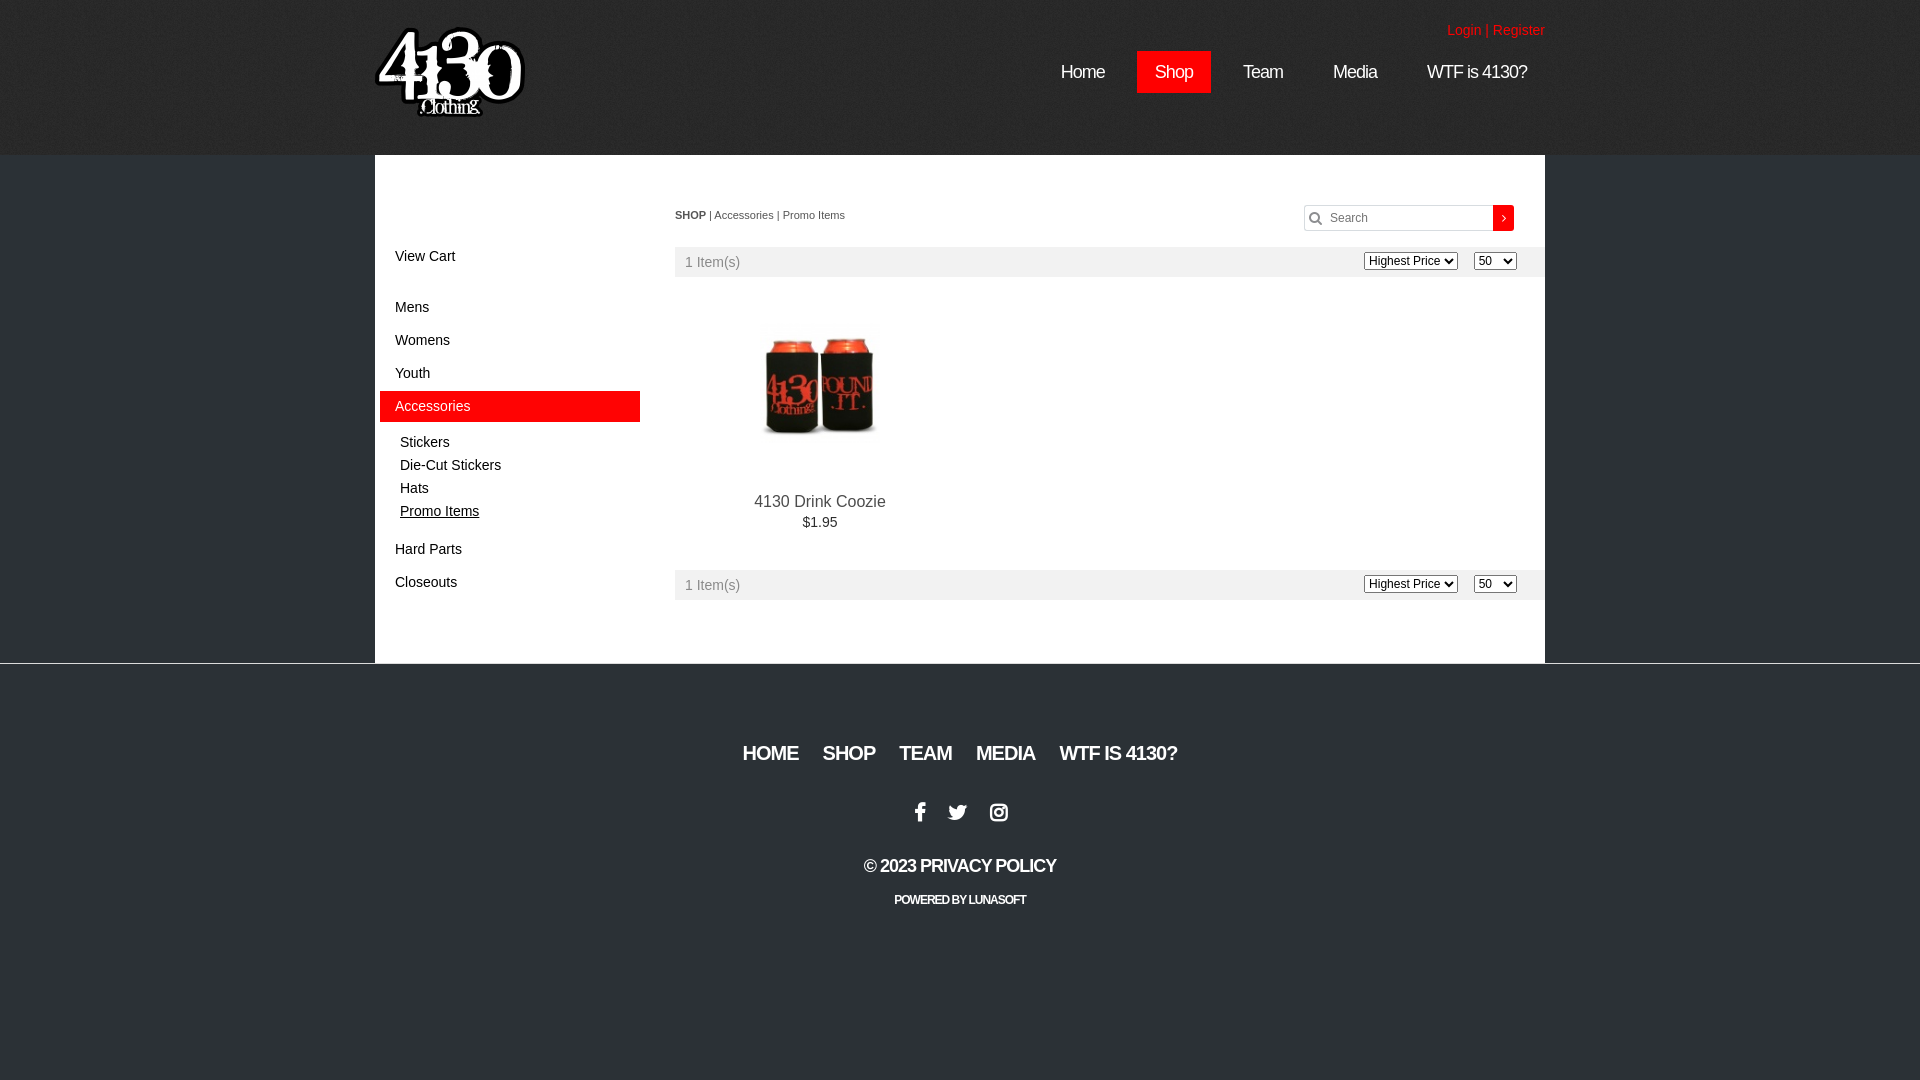 This screenshot has width=1920, height=1080. I want to click on 'Accessories', so click(379, 405).